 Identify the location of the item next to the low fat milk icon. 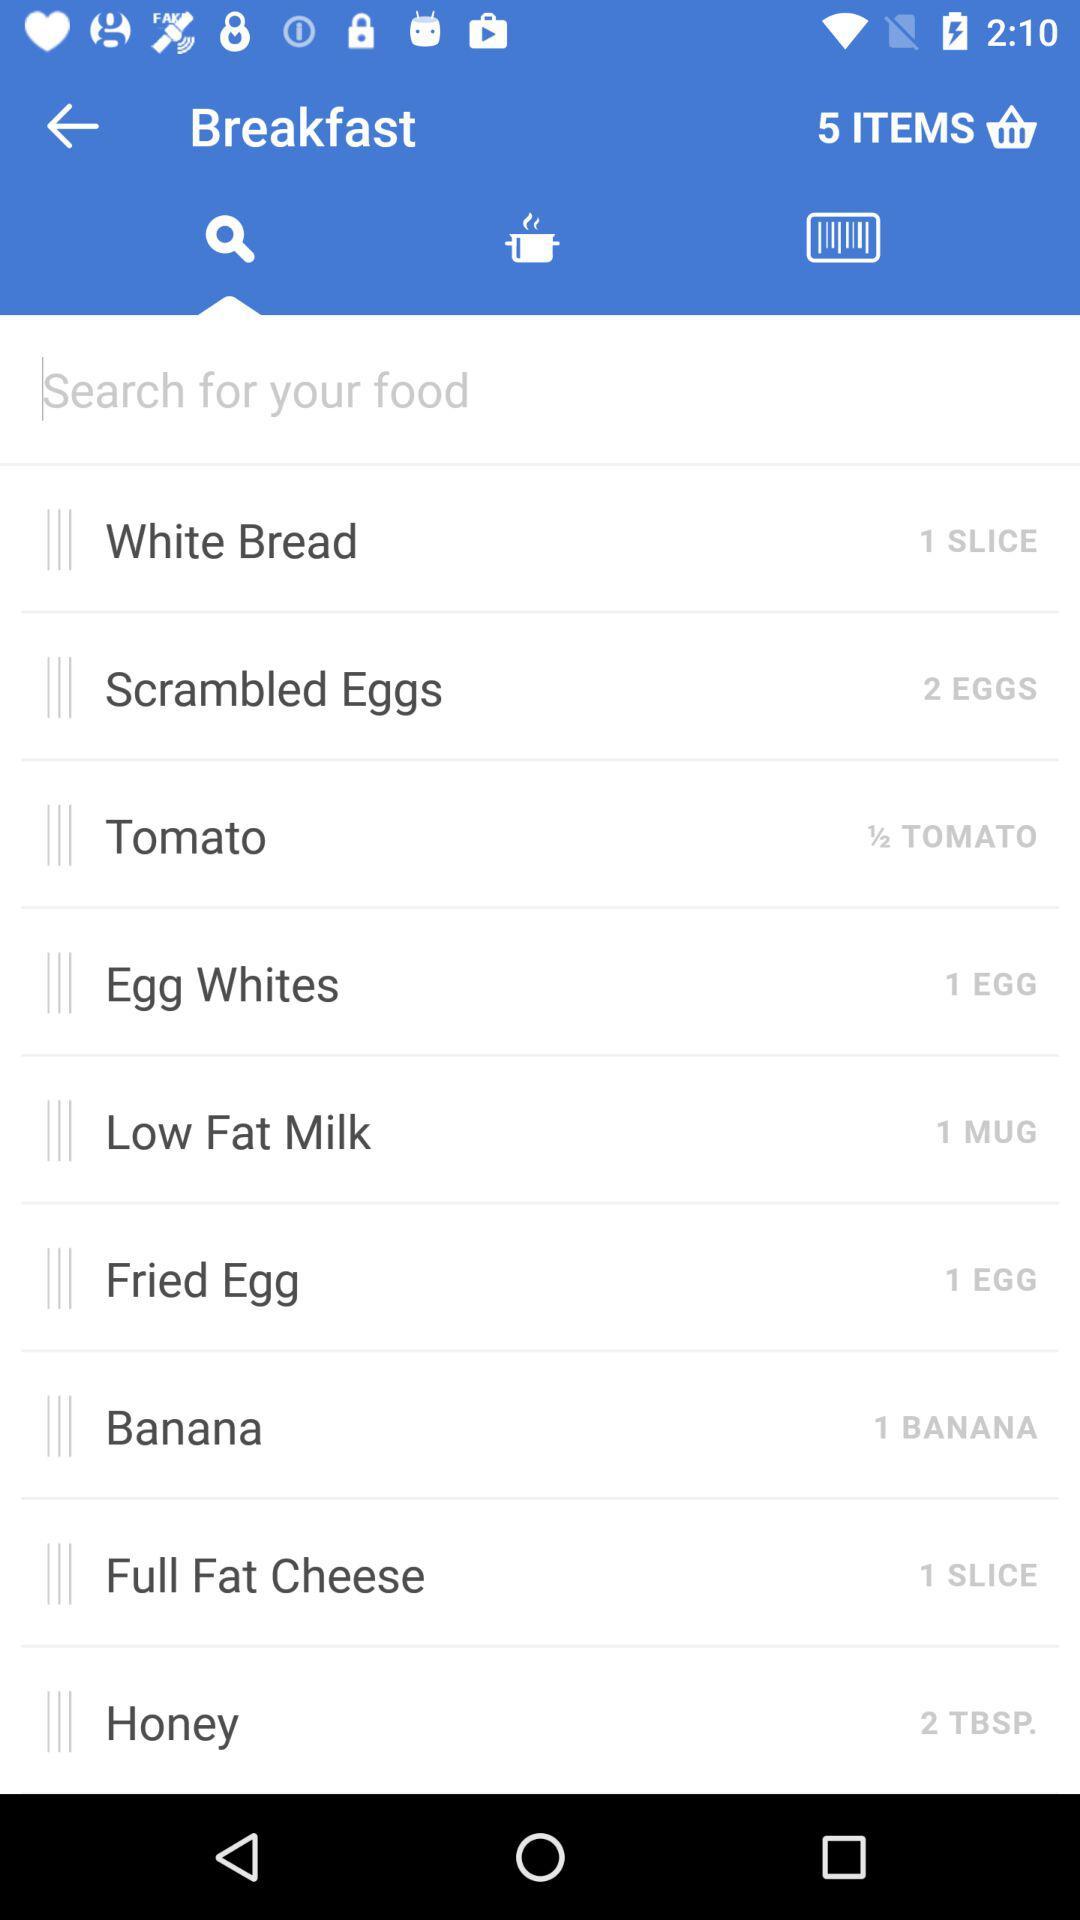
(51, 1130).